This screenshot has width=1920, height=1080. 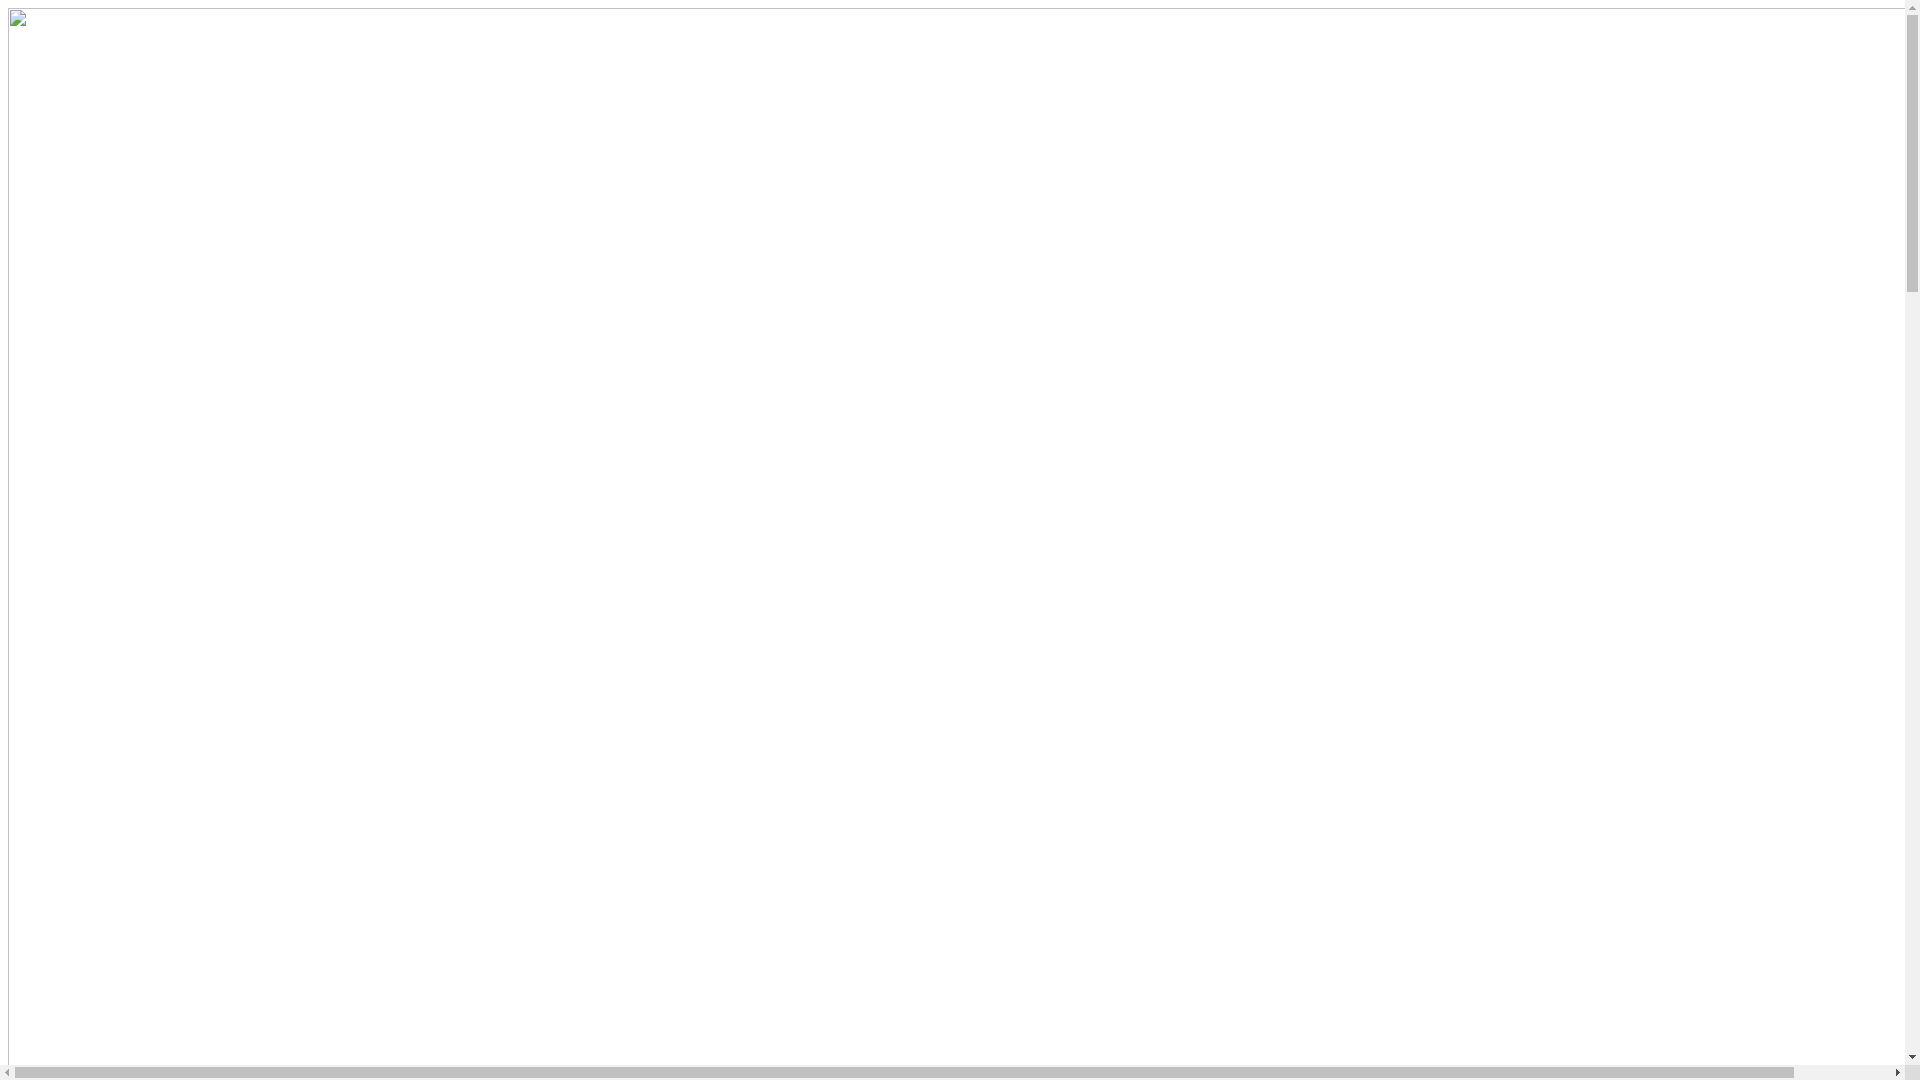 What do you see at coordinates (6, 7) in the screenshot?
I see `'Zum Inhalt springen'` at bounding box center [6, 7].